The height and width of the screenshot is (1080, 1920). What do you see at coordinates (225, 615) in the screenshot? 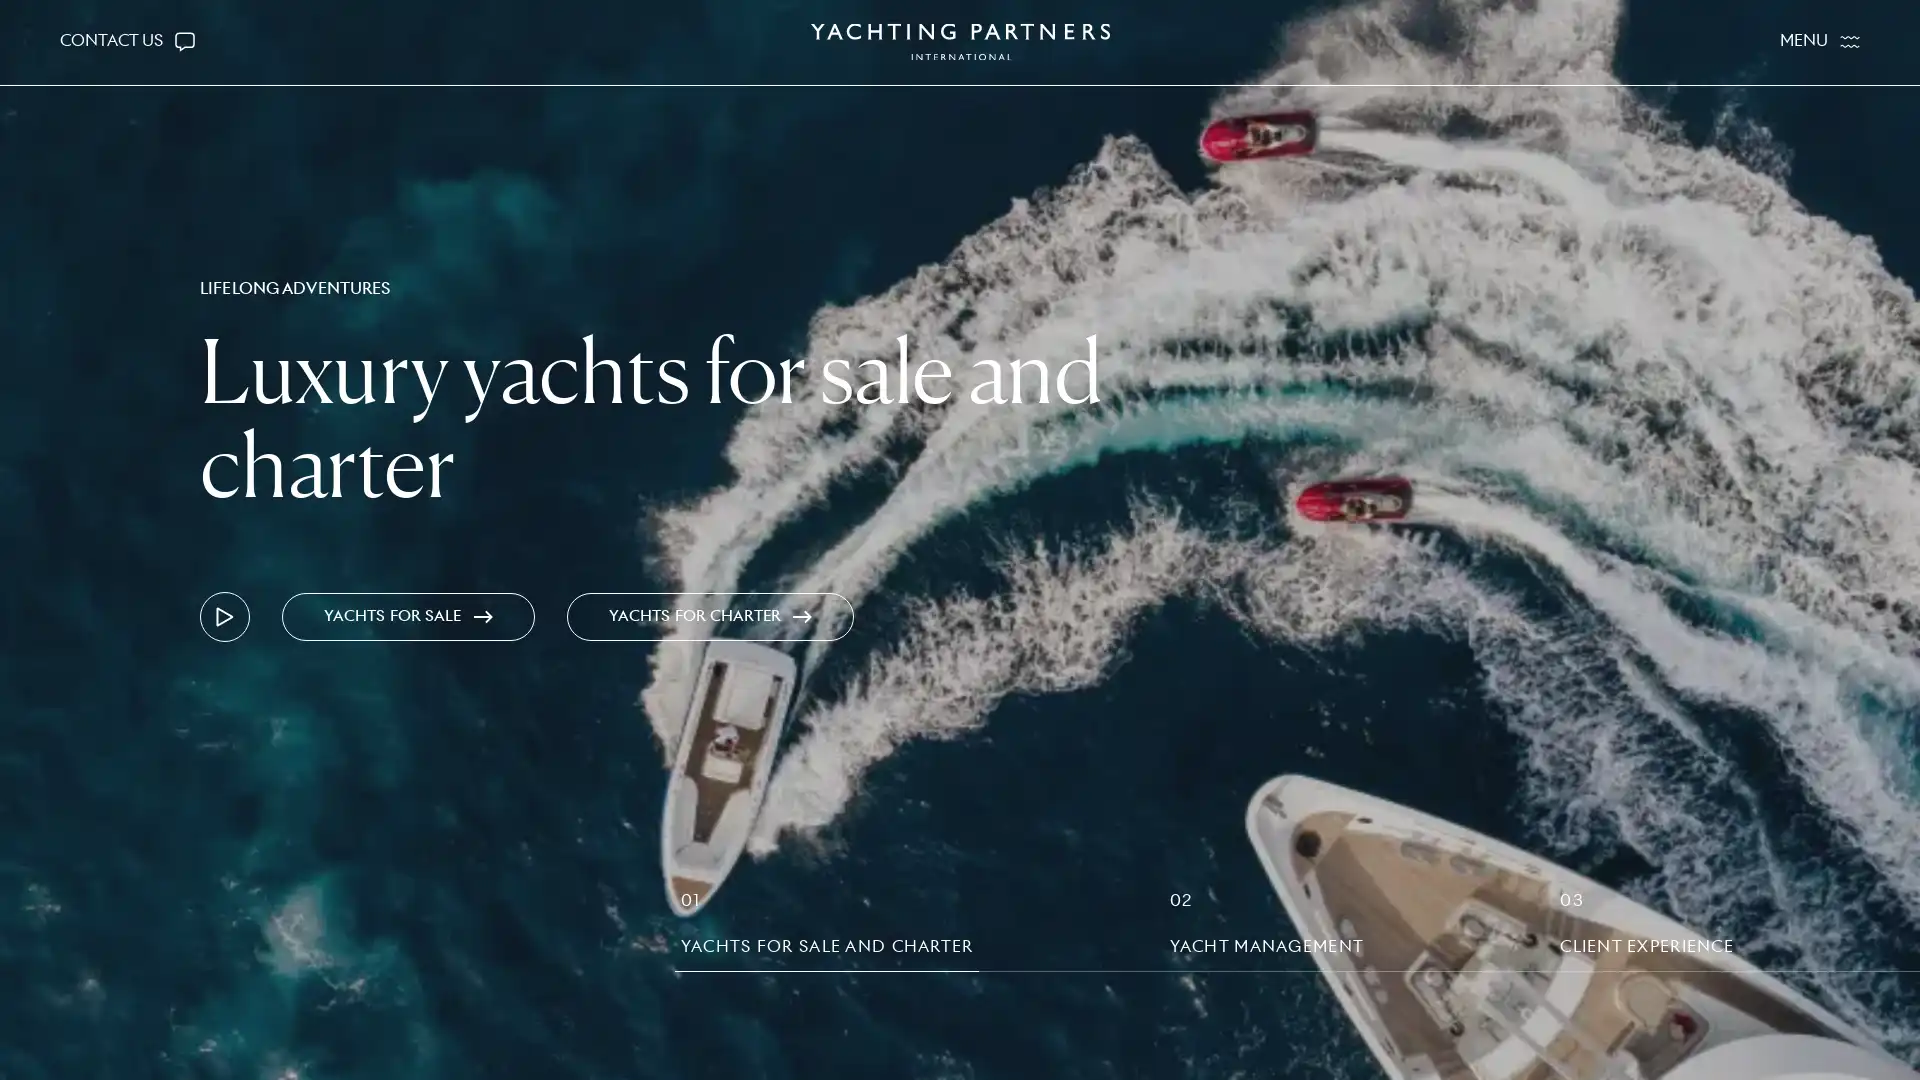
I see `Play` at bounding box center [225, 615].